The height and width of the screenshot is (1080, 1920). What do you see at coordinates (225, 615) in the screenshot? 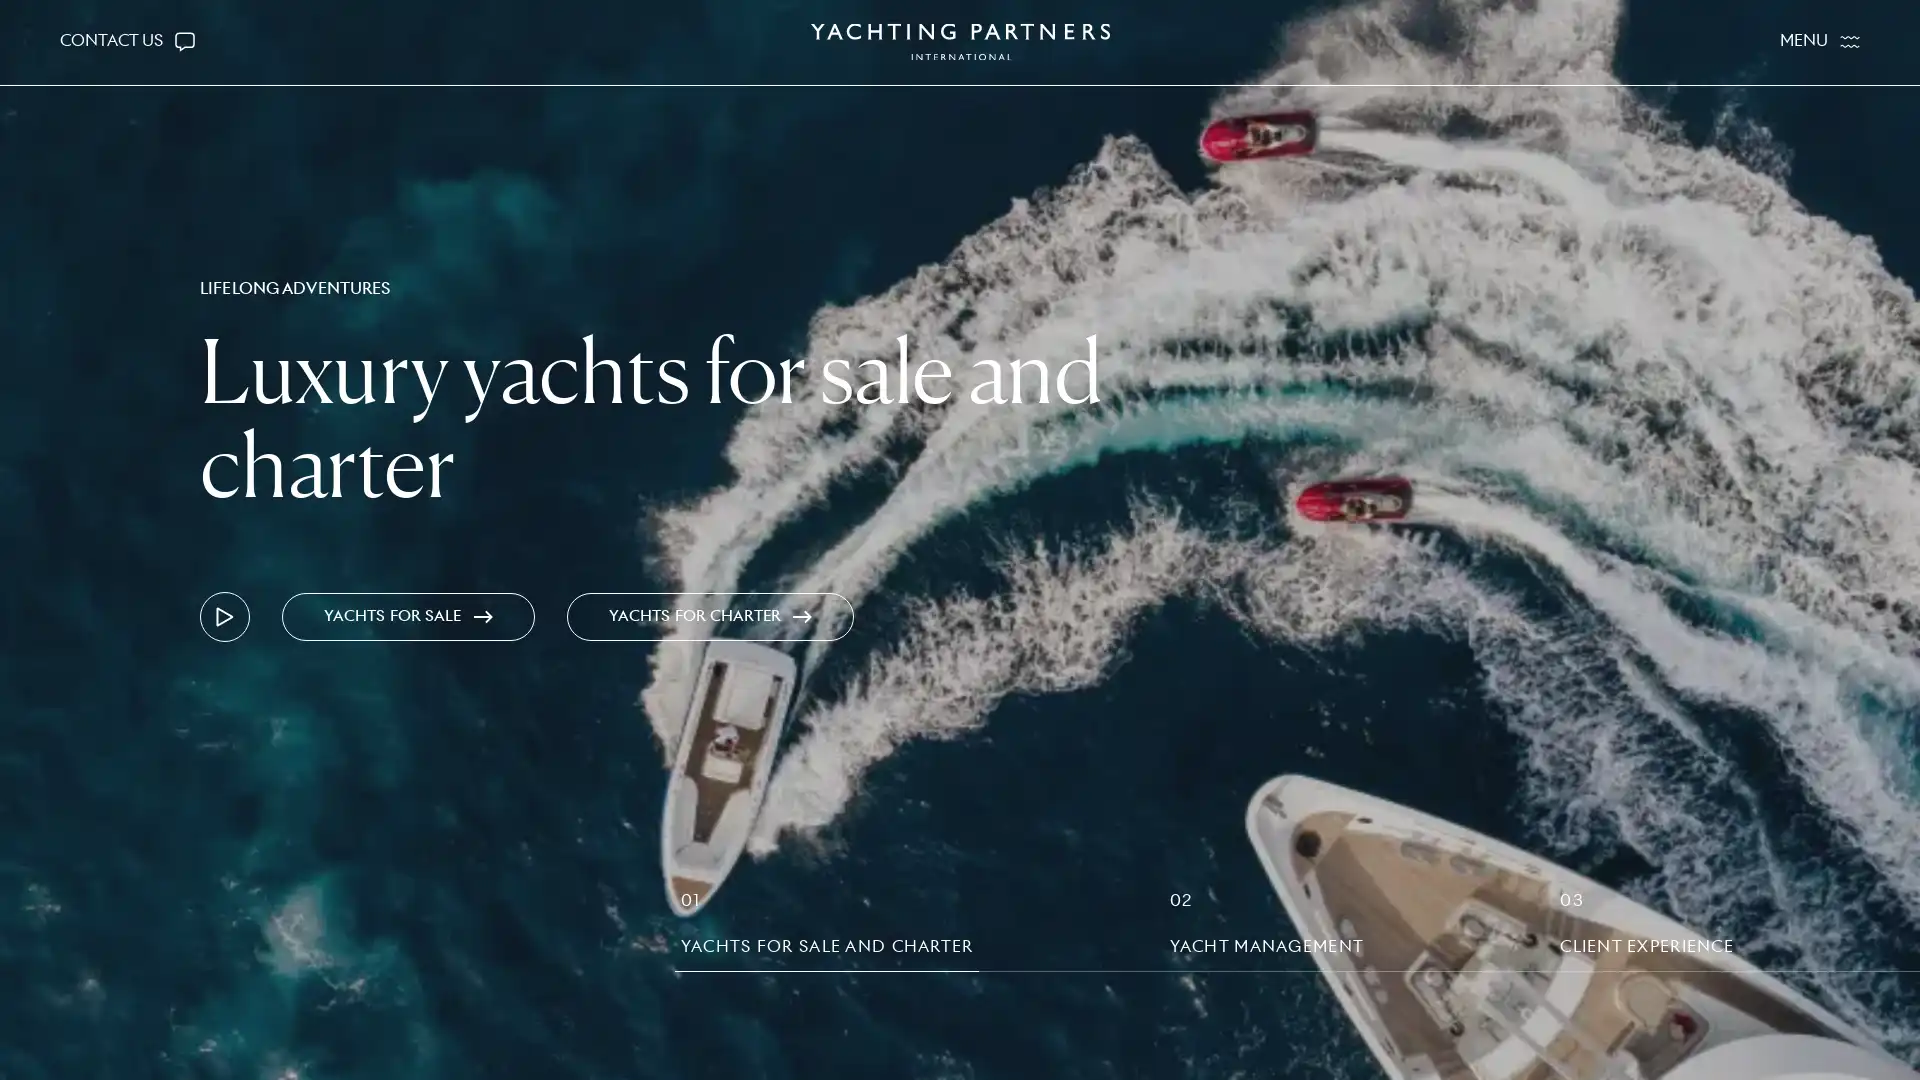
I see `Play` at bounding box center [225, 615].